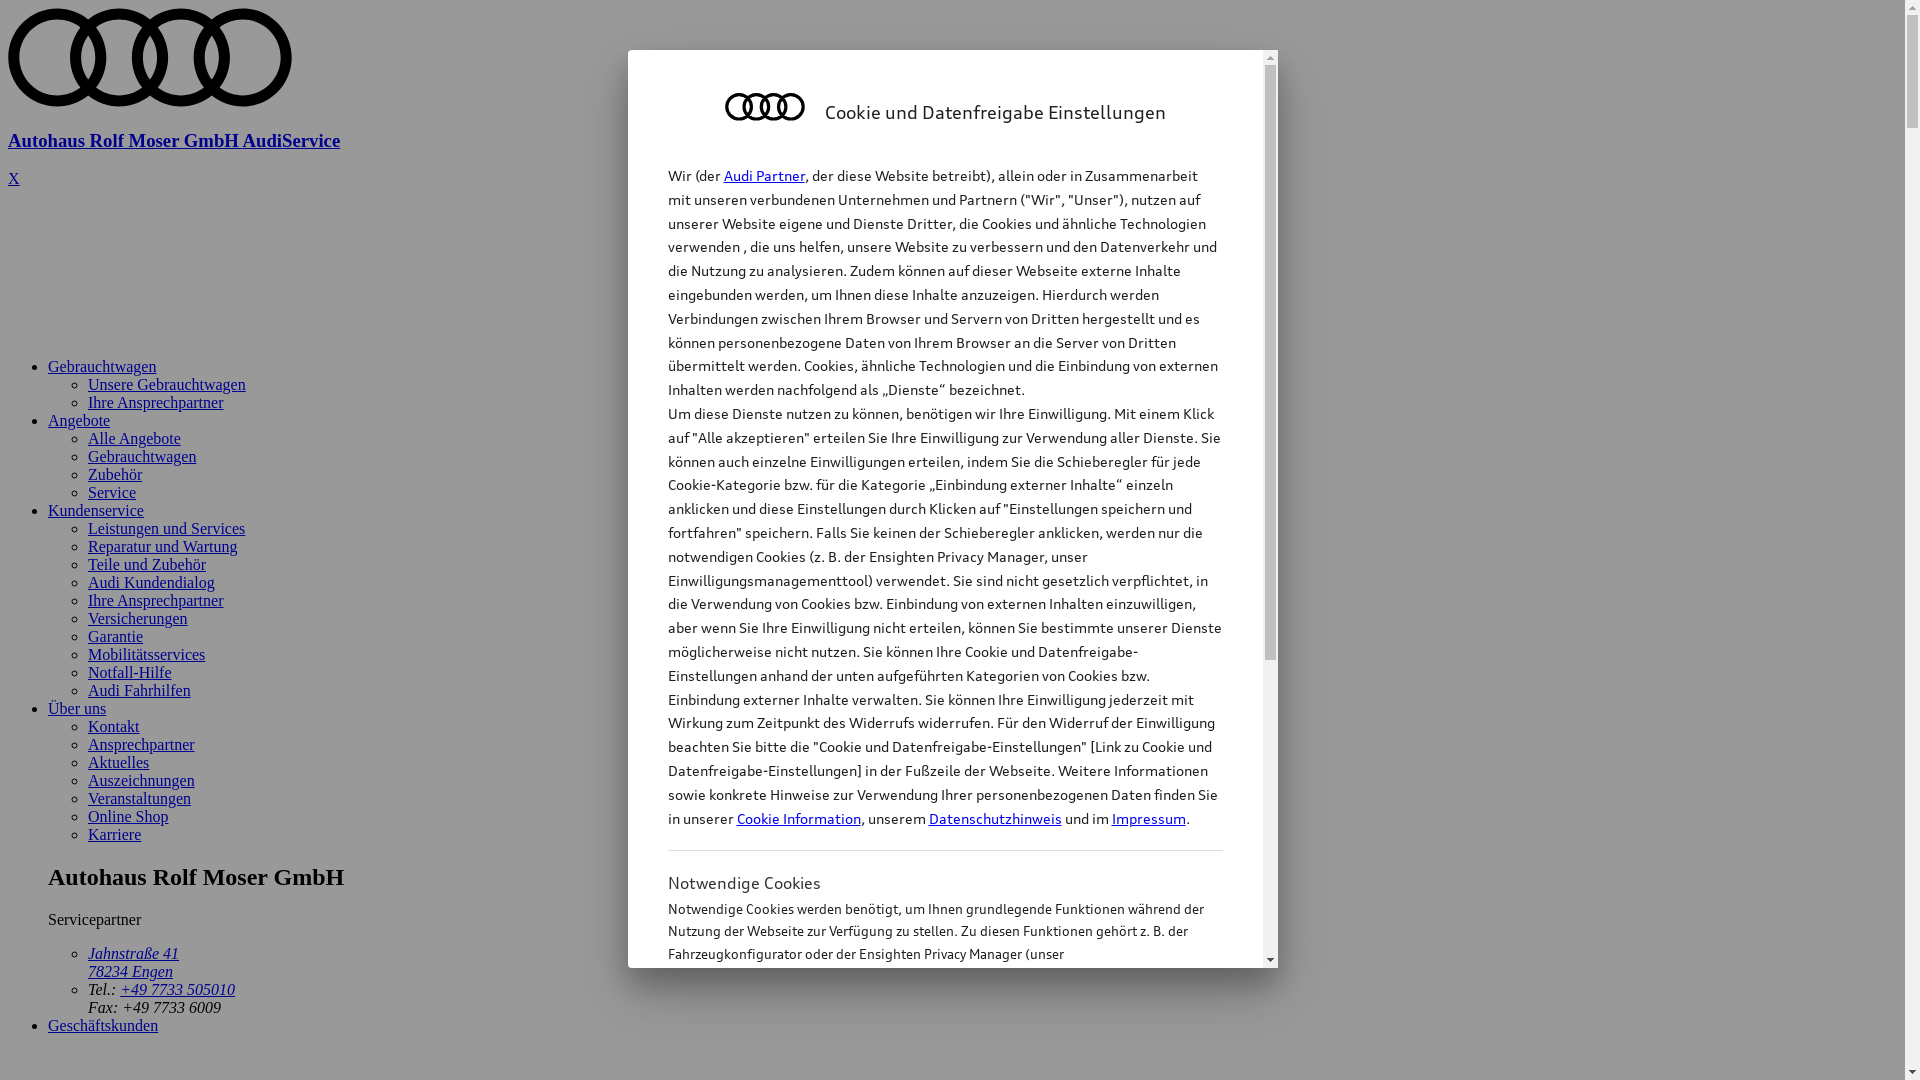 The width and height of the screenshot is (1920, 1080). What do you see at coordinates (127, 816) in the screenshot?
I see `'Online Shop'` at bounding box center [127, 816].